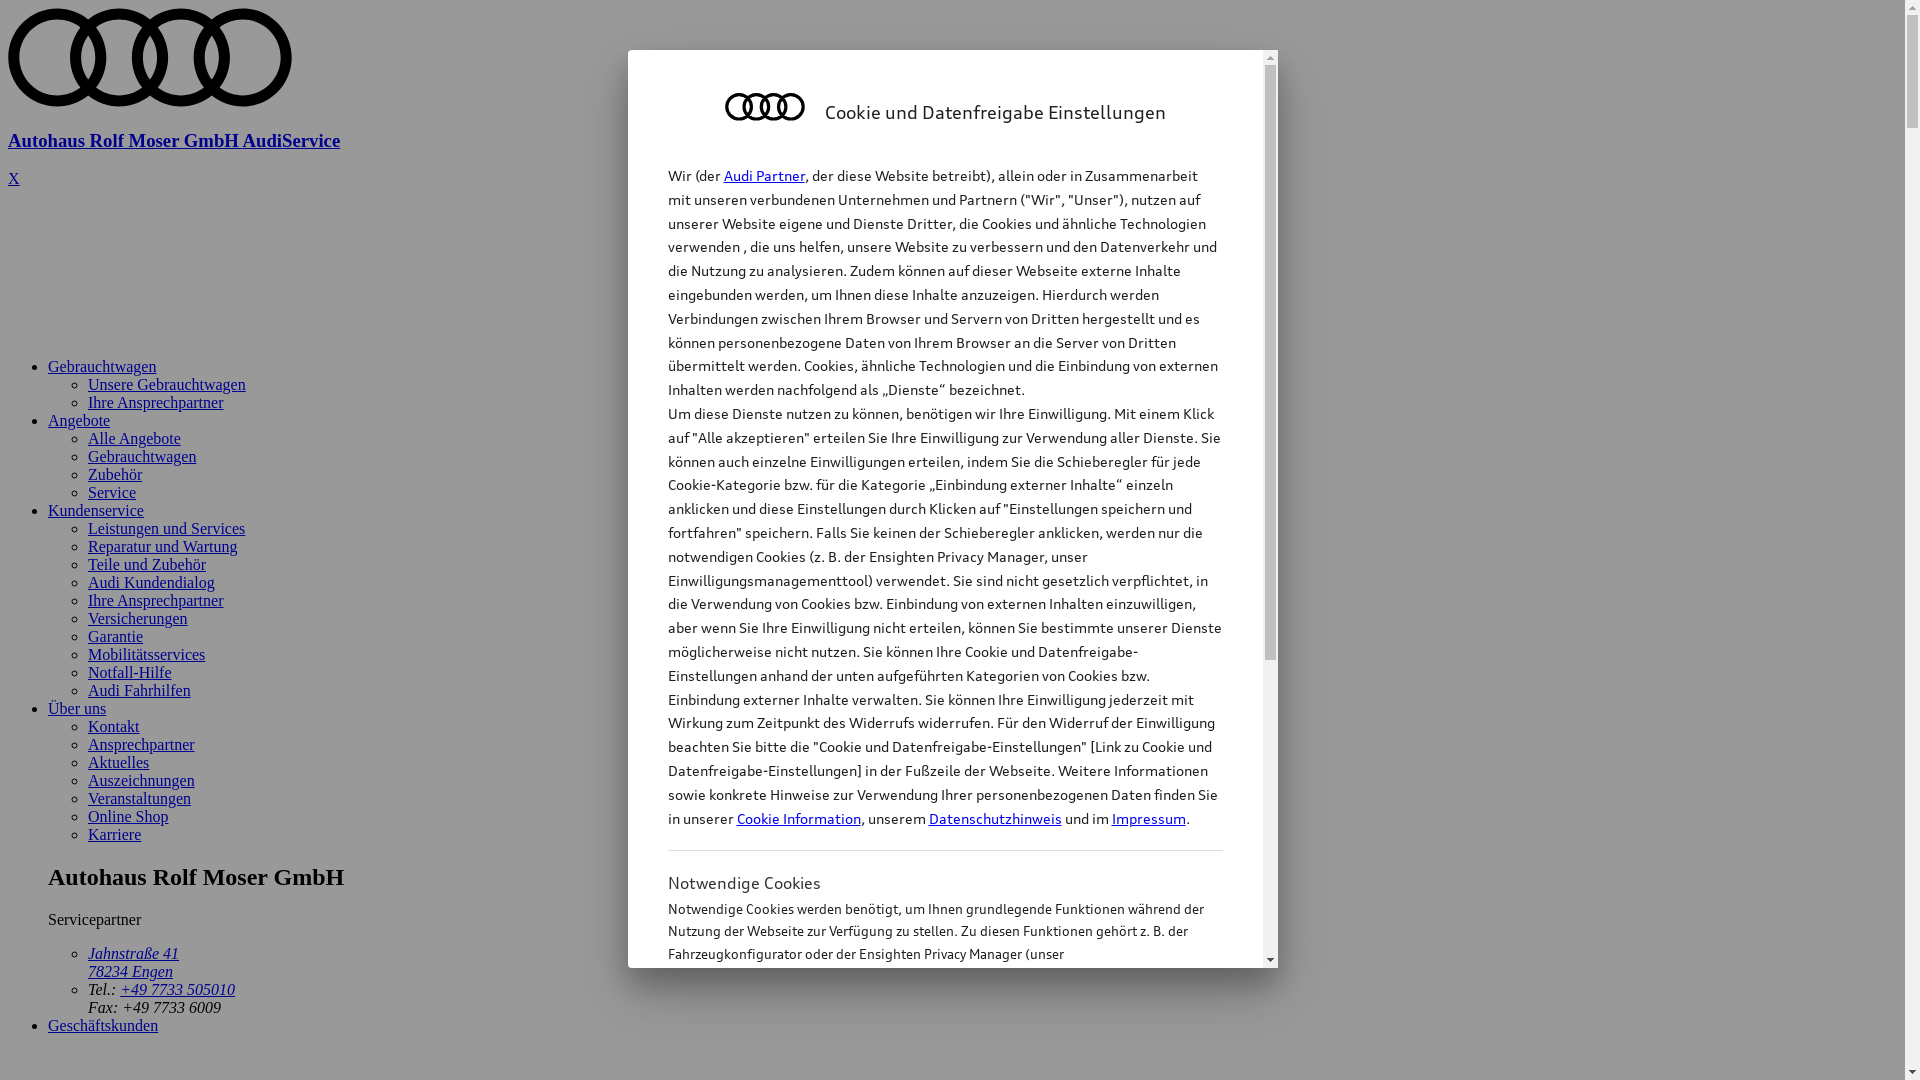 The width and height of the screenshot is (1920, 1080). What do you see at coordinates (127, 816) in the screenshot?
I see `'Online Shop'` at bounding box center [127, 816].